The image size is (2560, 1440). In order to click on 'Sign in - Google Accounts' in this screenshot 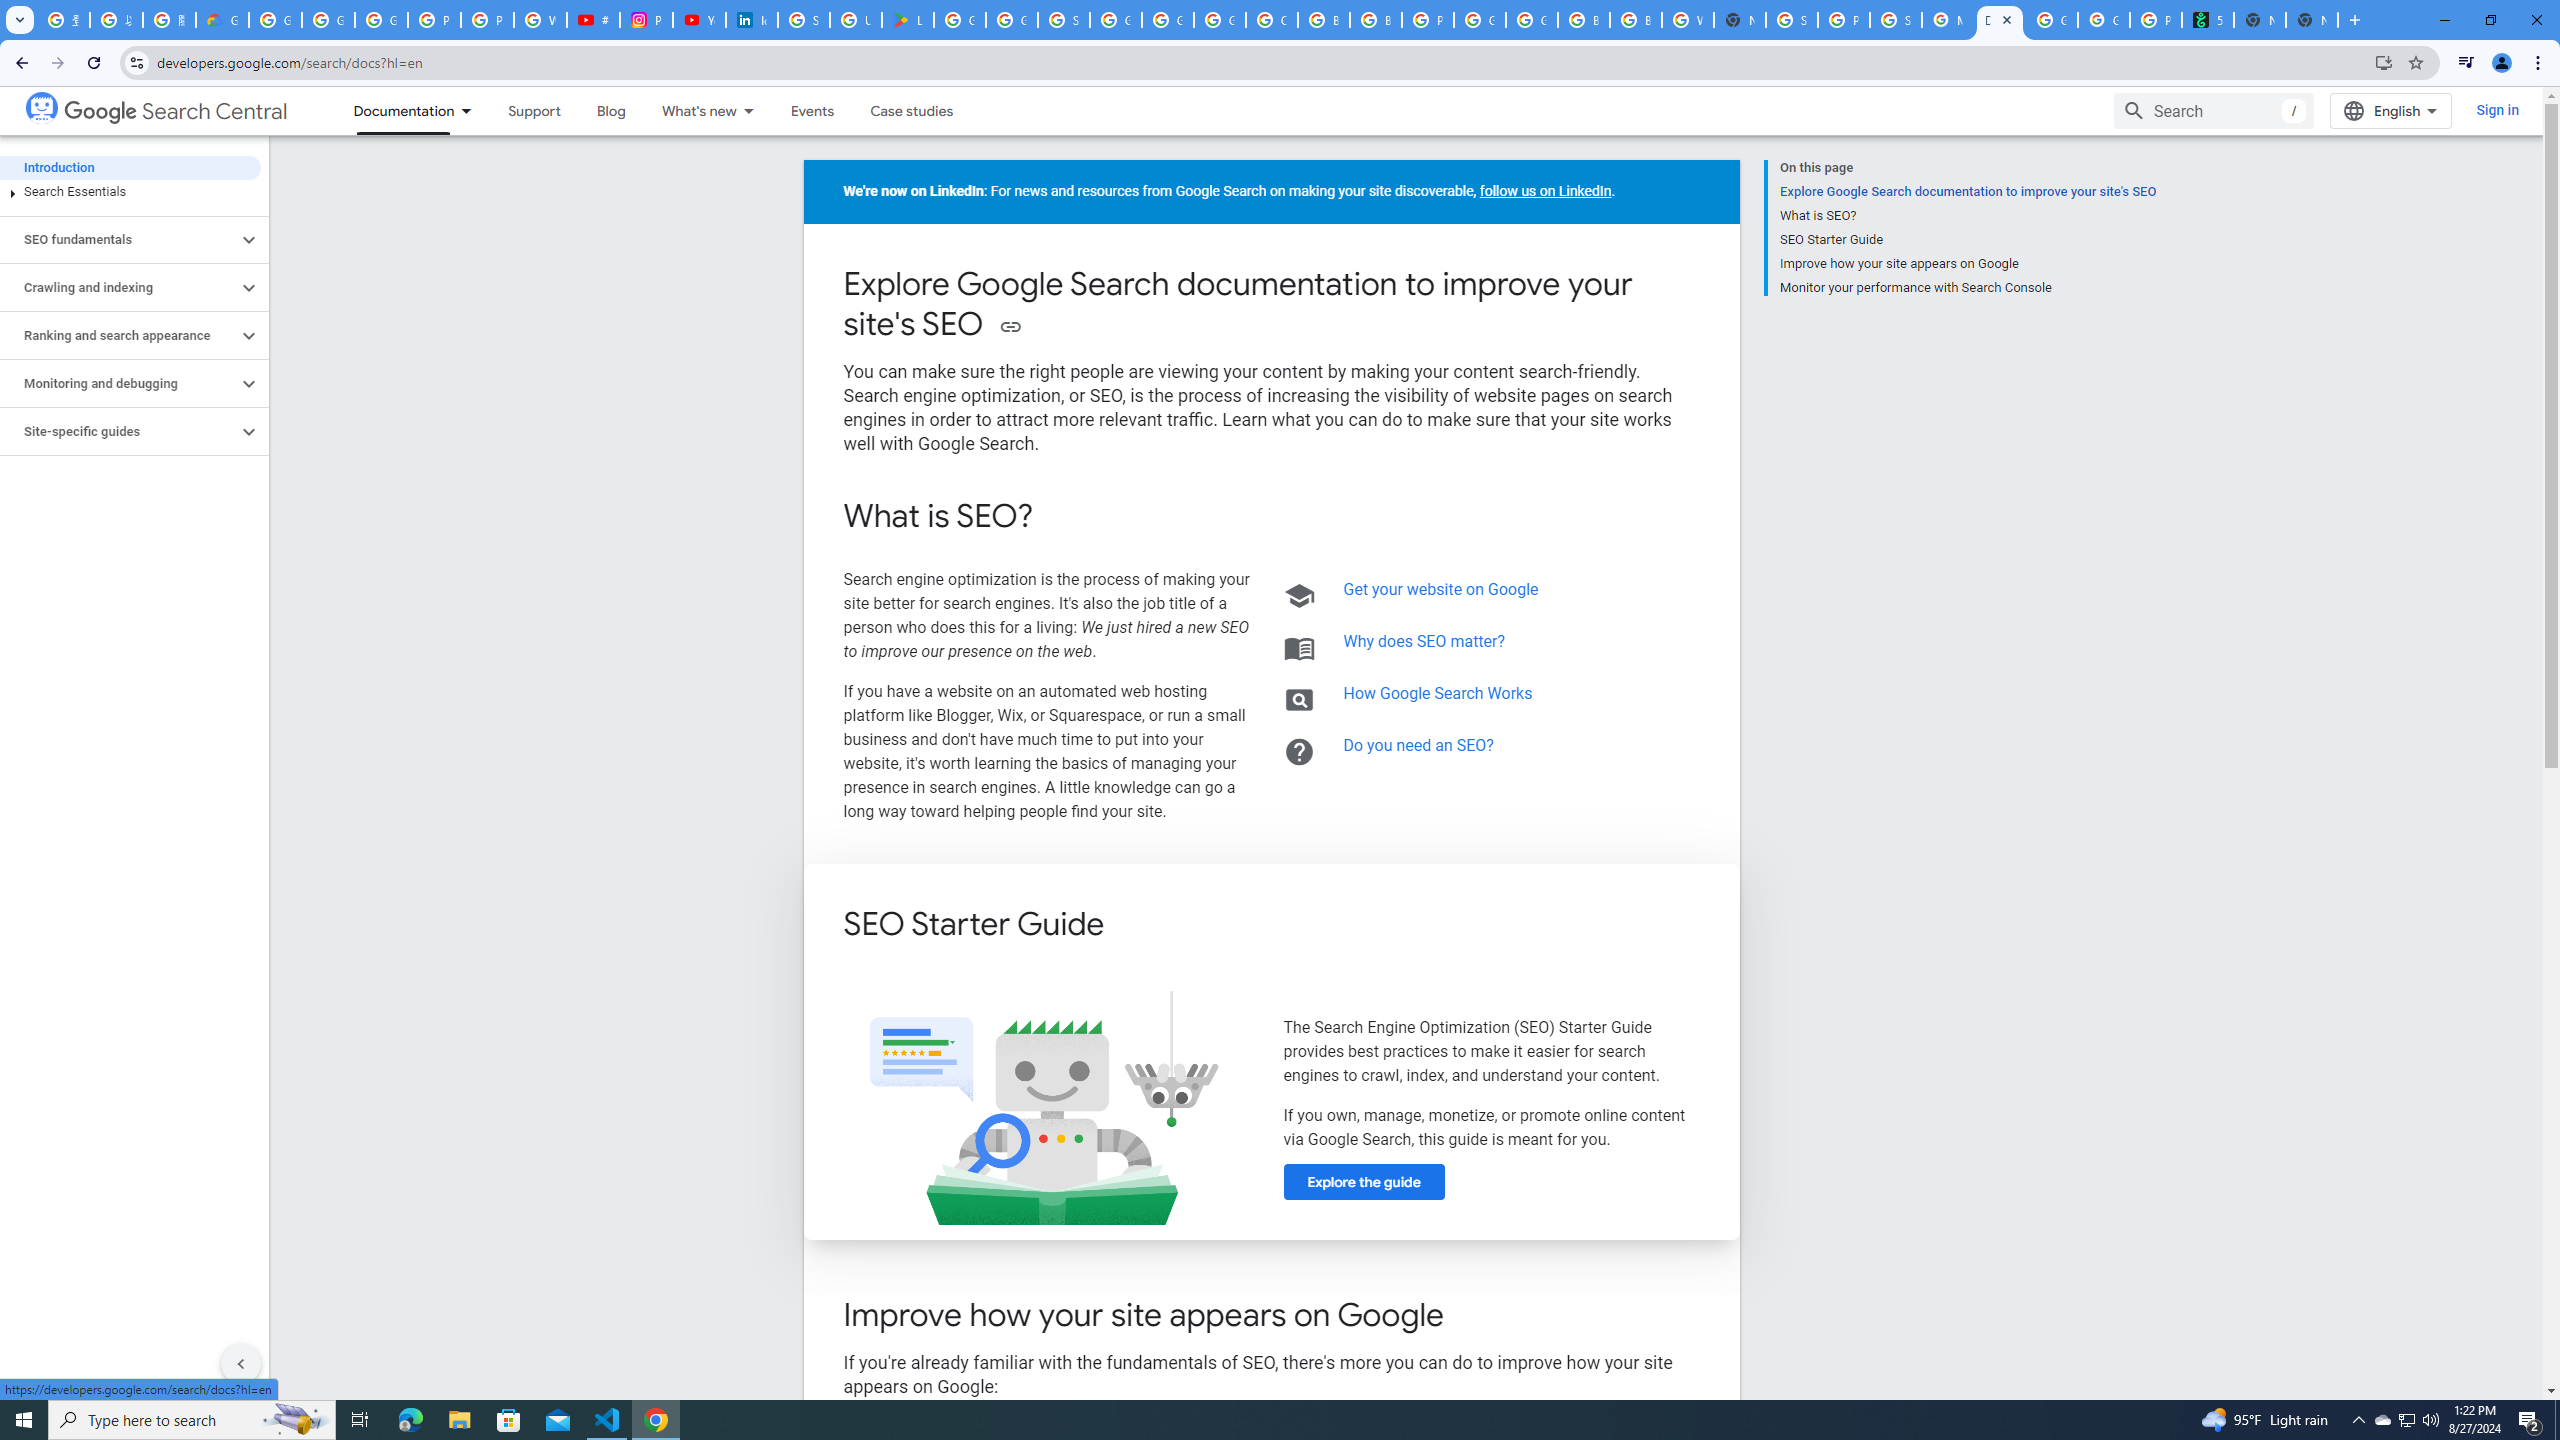, I will do `click(1063, 19)`.